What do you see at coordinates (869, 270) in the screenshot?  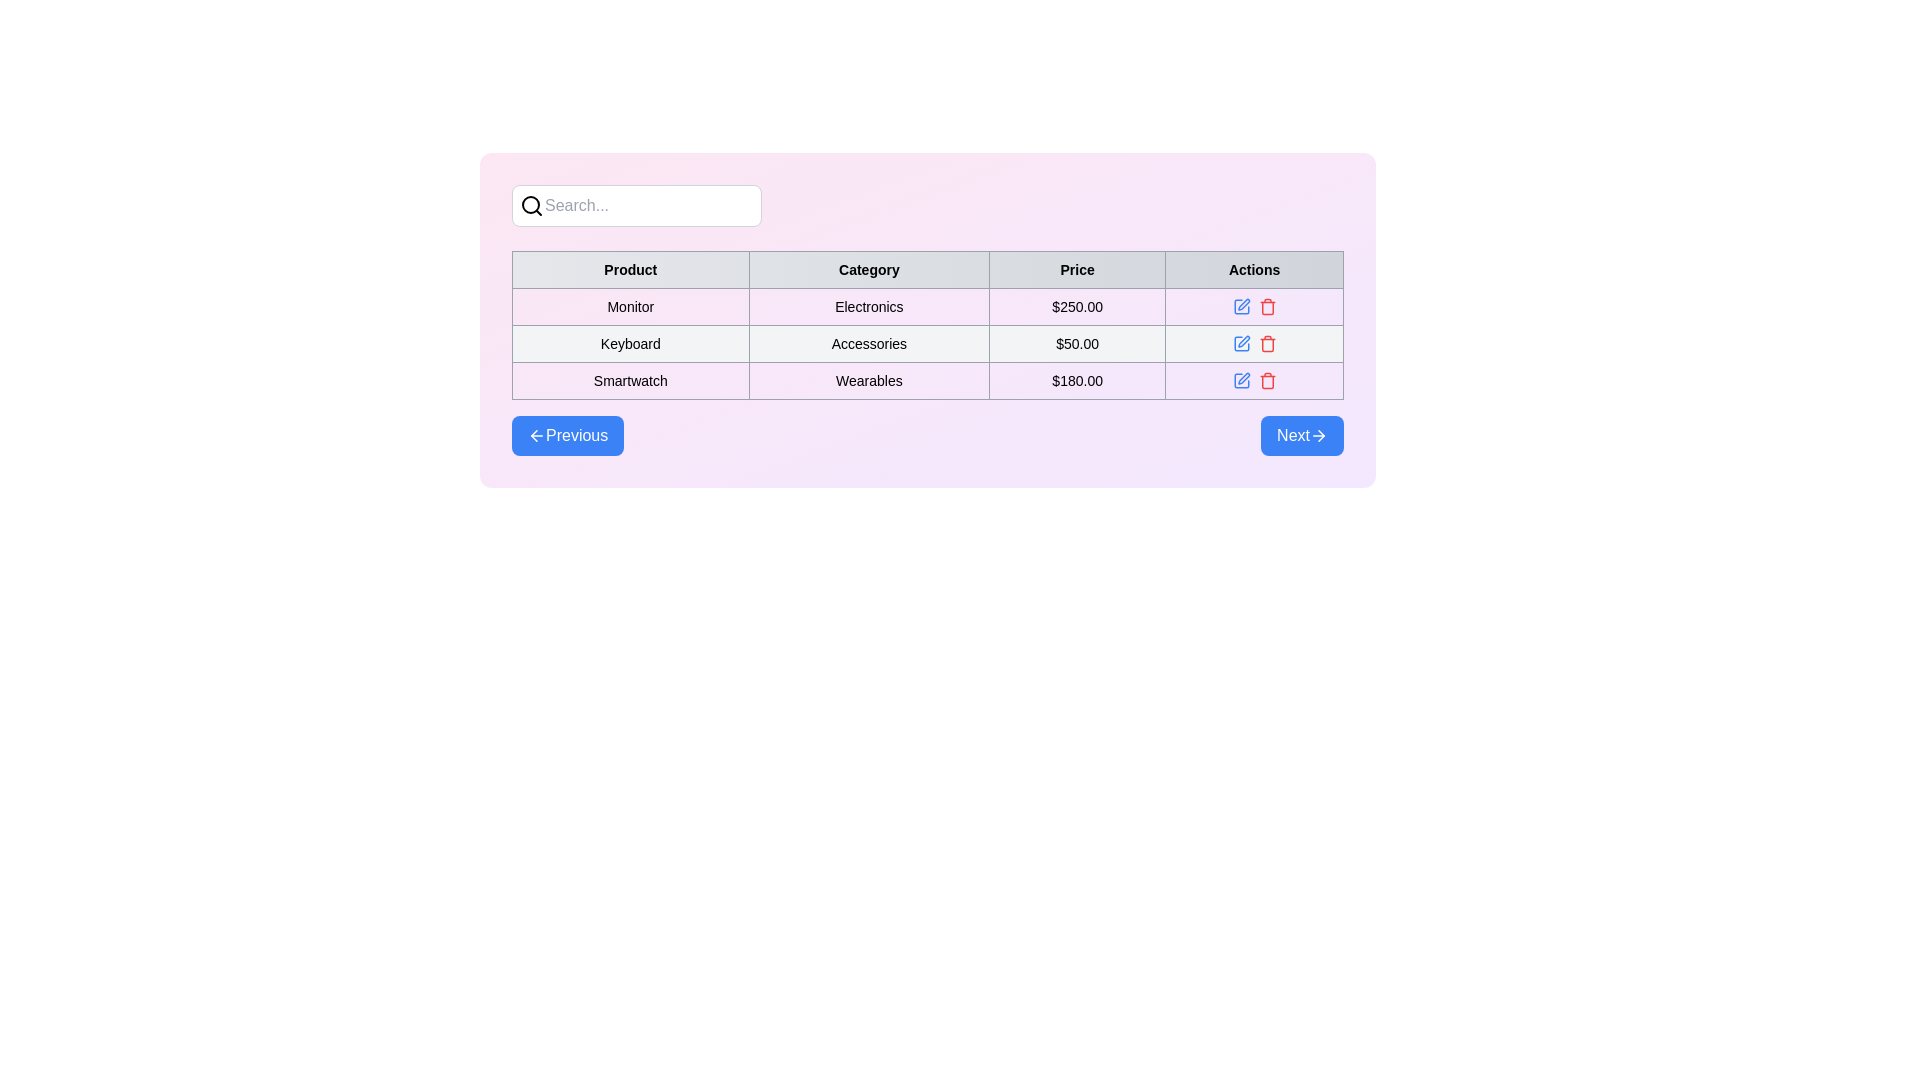 I see `the table header cell labeled 'Category', which has a grey background and is bordered by dark lines, positioned between the 'Product' and 'Price' headers` at bounding box center [869, 270].